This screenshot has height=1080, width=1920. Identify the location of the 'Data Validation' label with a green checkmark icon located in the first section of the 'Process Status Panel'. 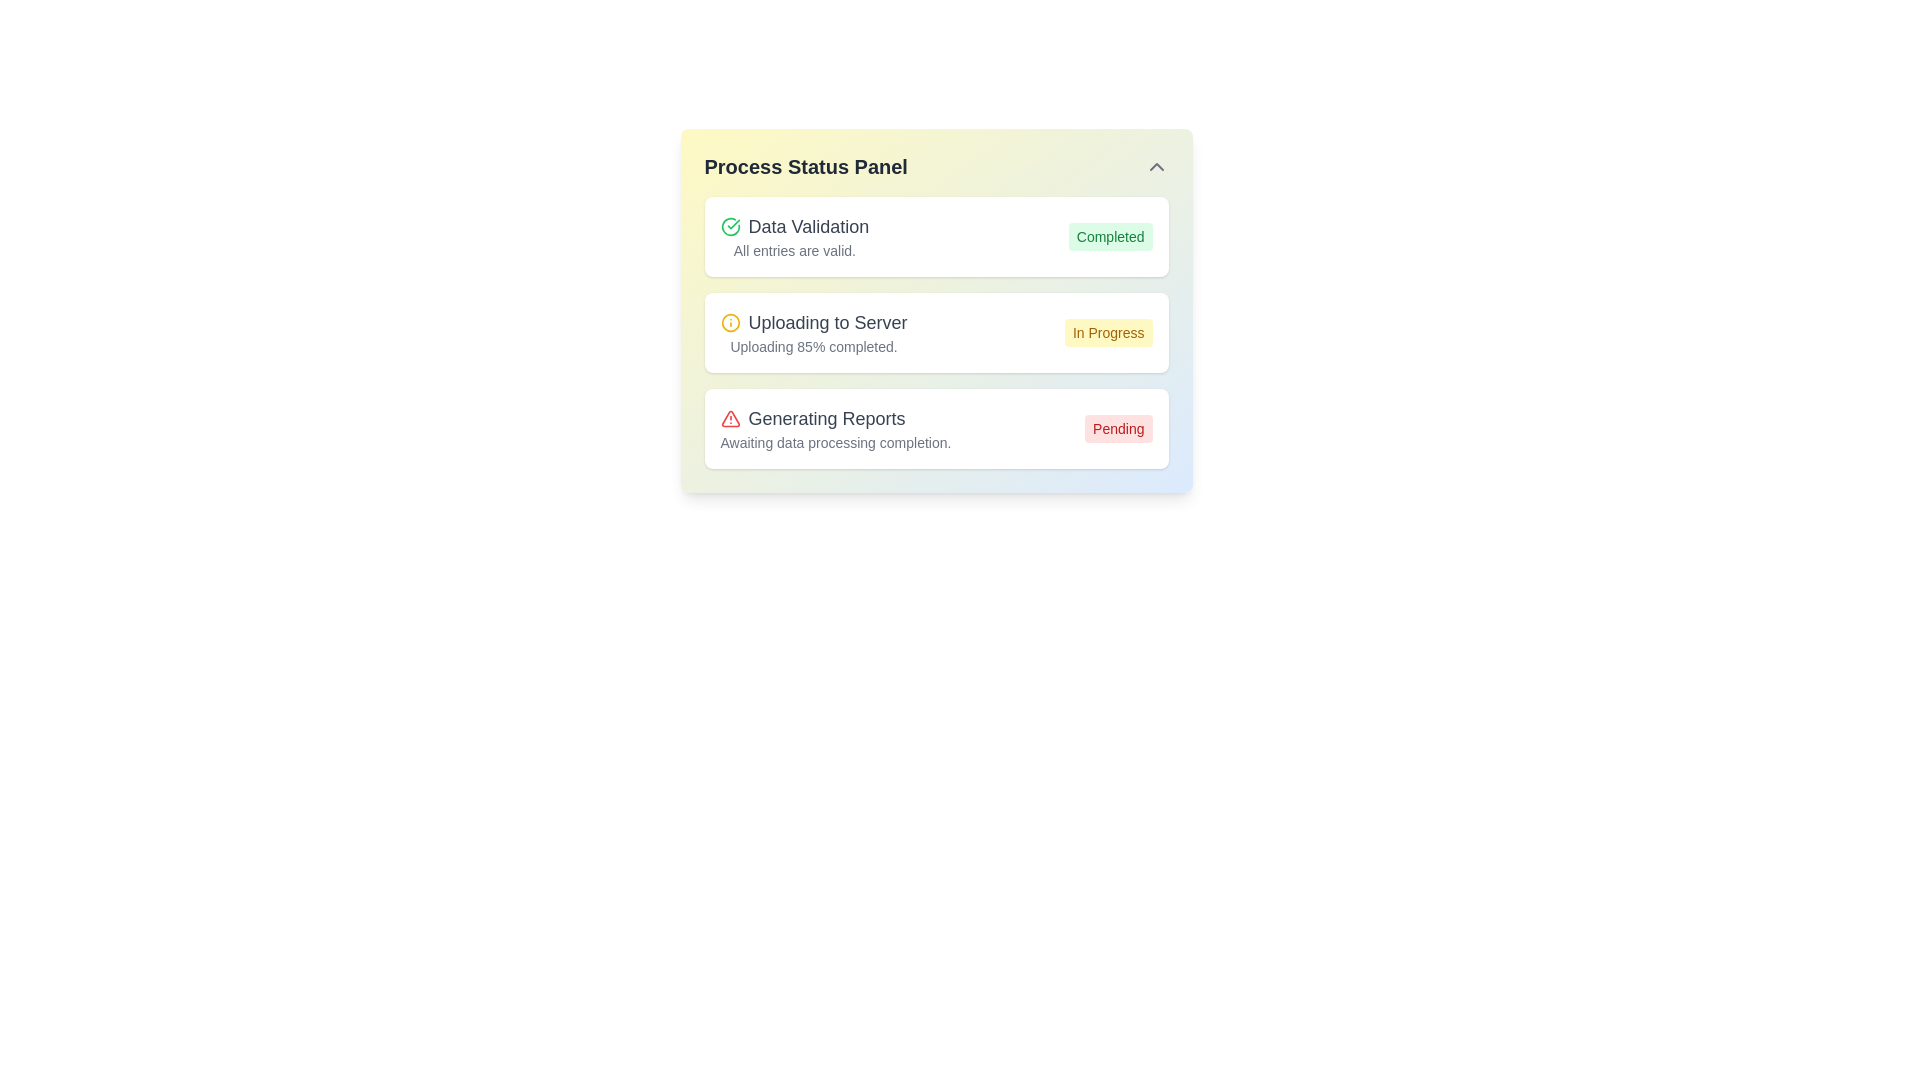
(793, 226).